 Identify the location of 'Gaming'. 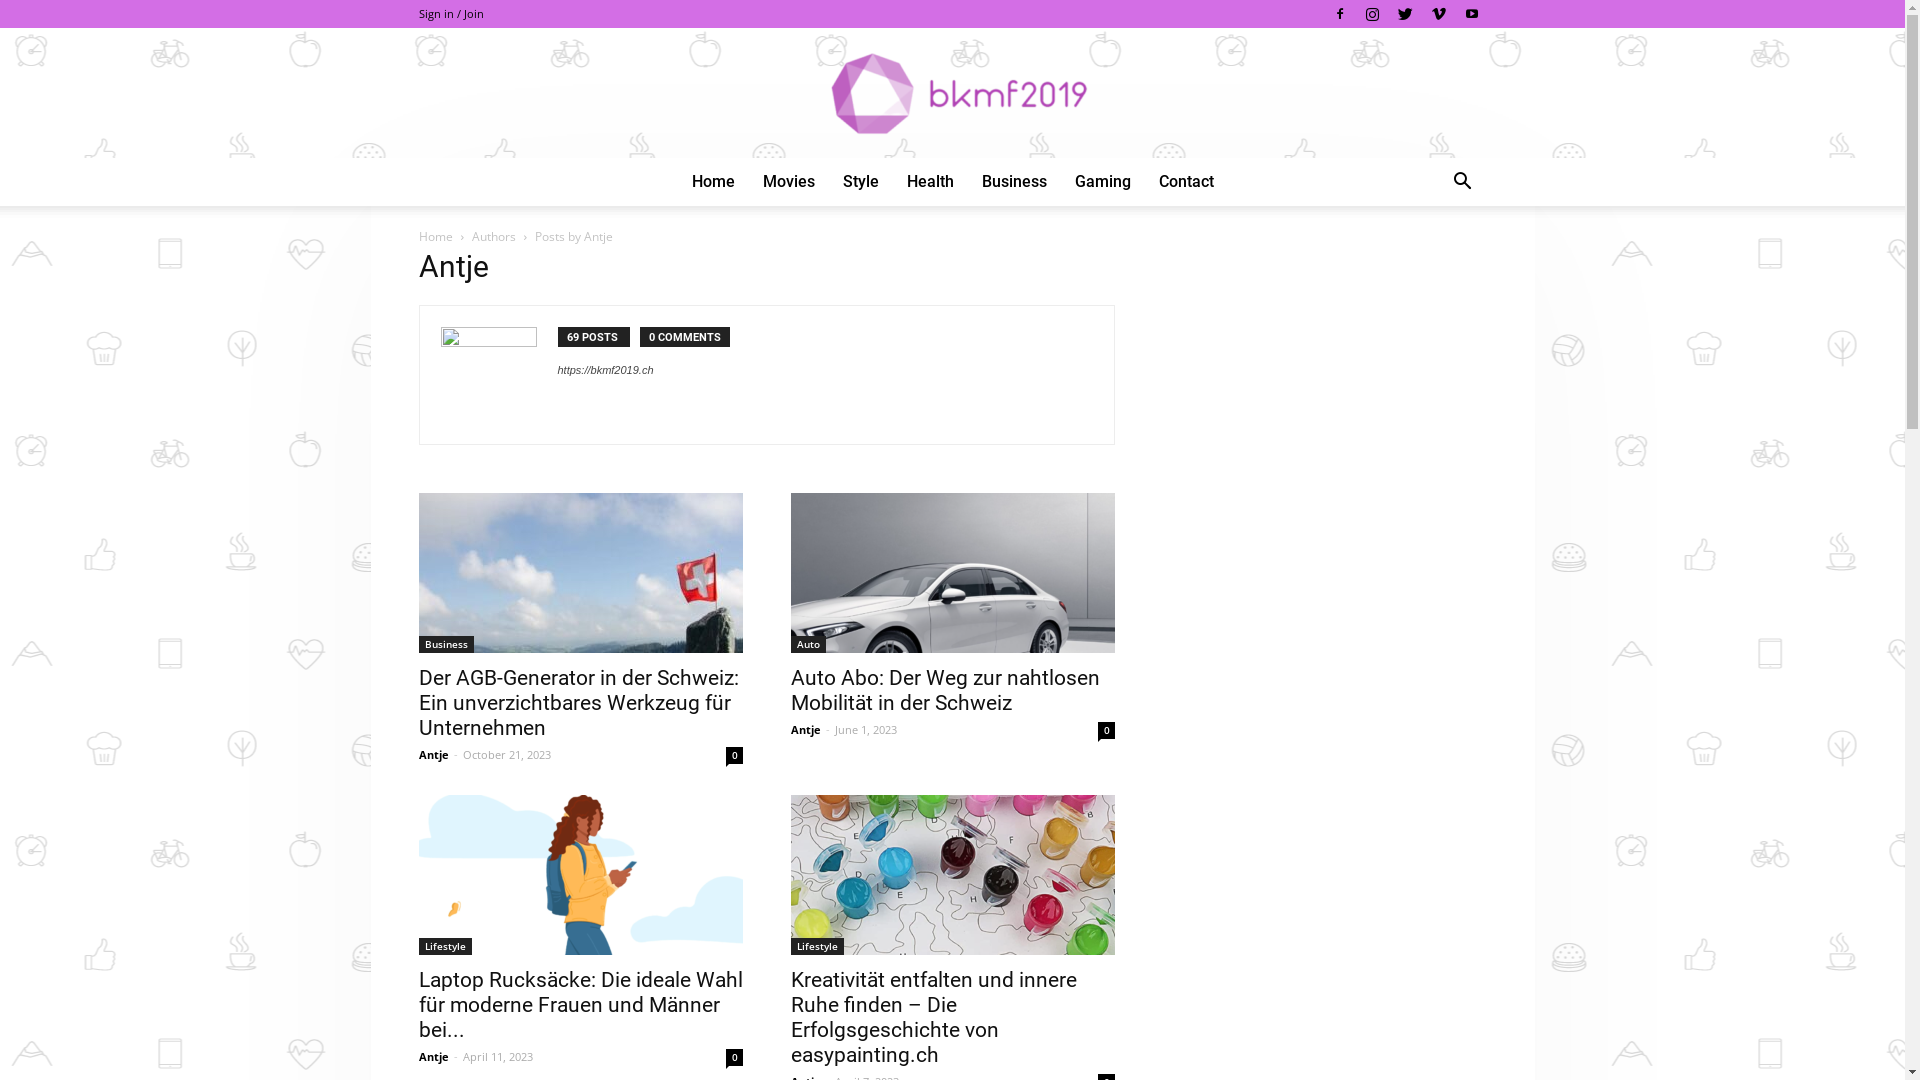
(1059, 181).